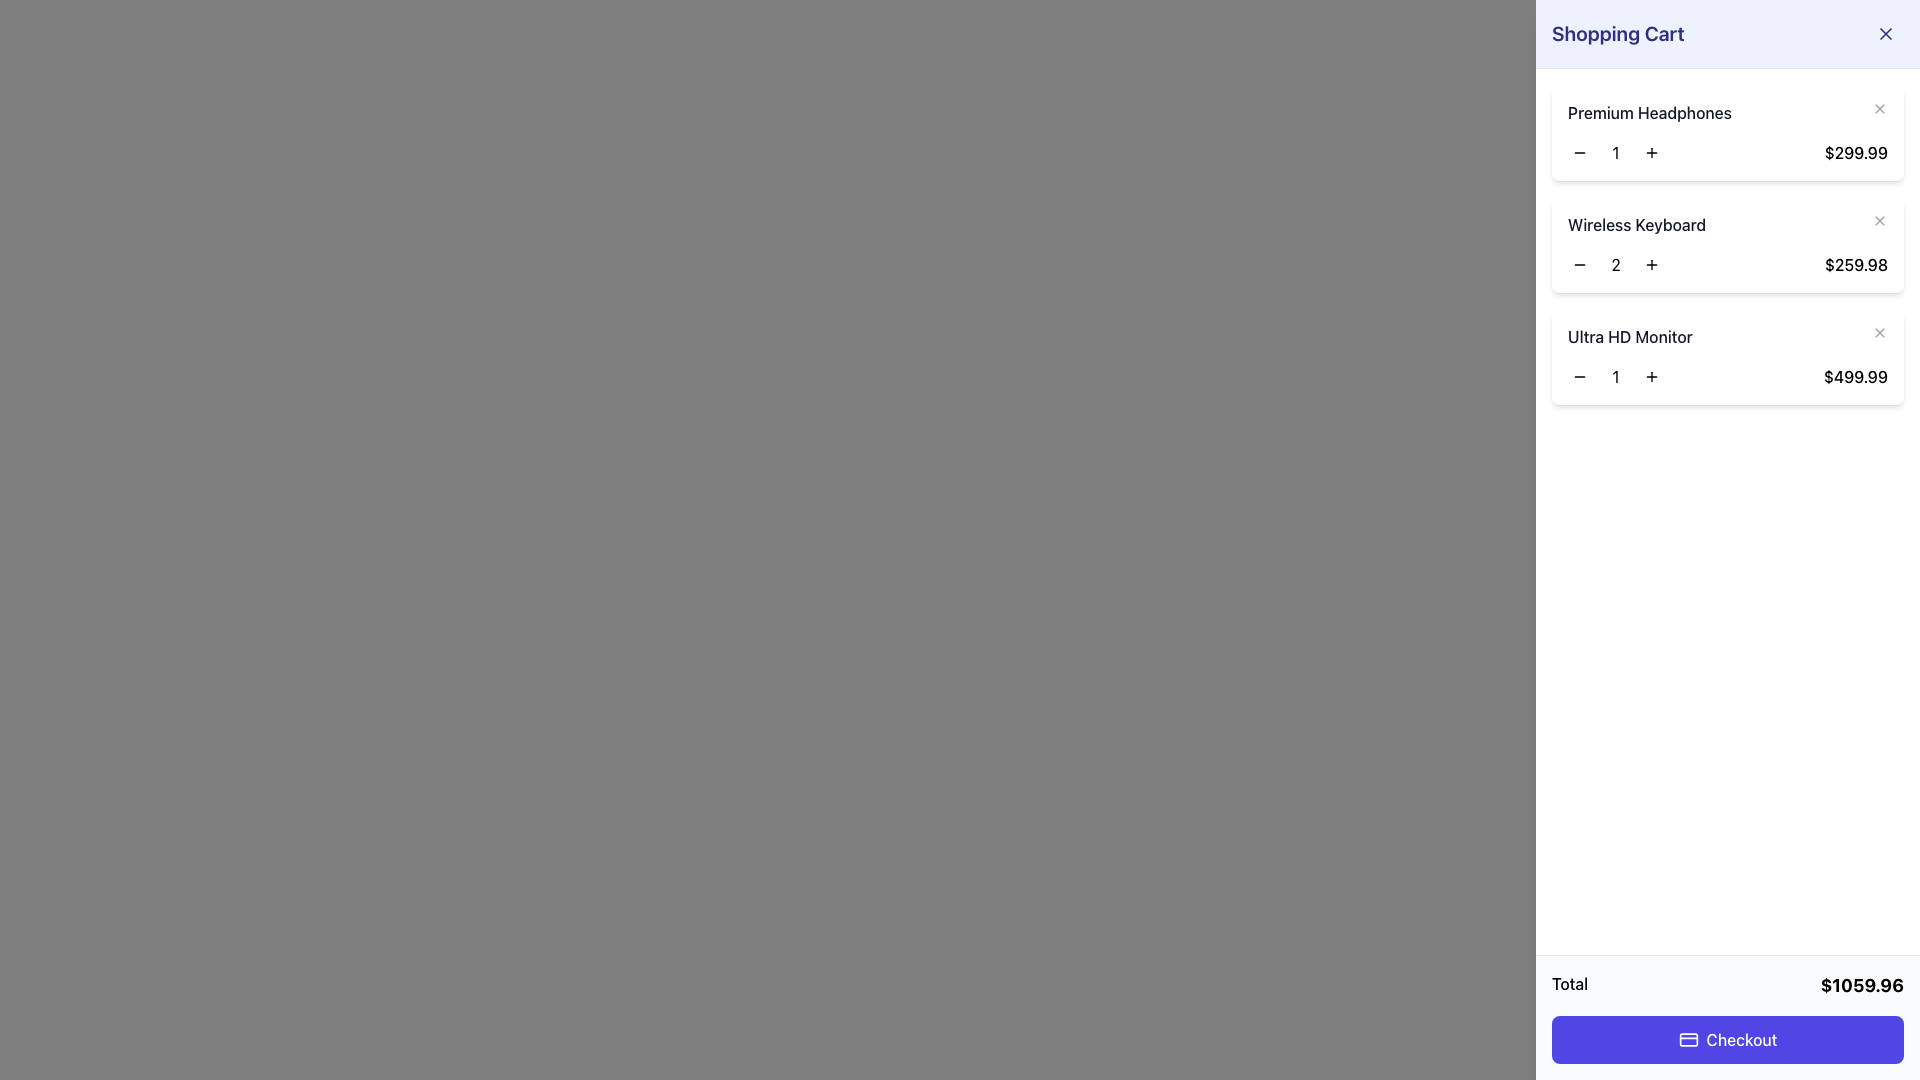 Image resolution: width=1920 pixels, height=1080 pixels. I want to click on the text element displaying the current quantity of 'Premium Headphones' in the shopping cart, located between the minus and plus buttons, so click(1616, 152).